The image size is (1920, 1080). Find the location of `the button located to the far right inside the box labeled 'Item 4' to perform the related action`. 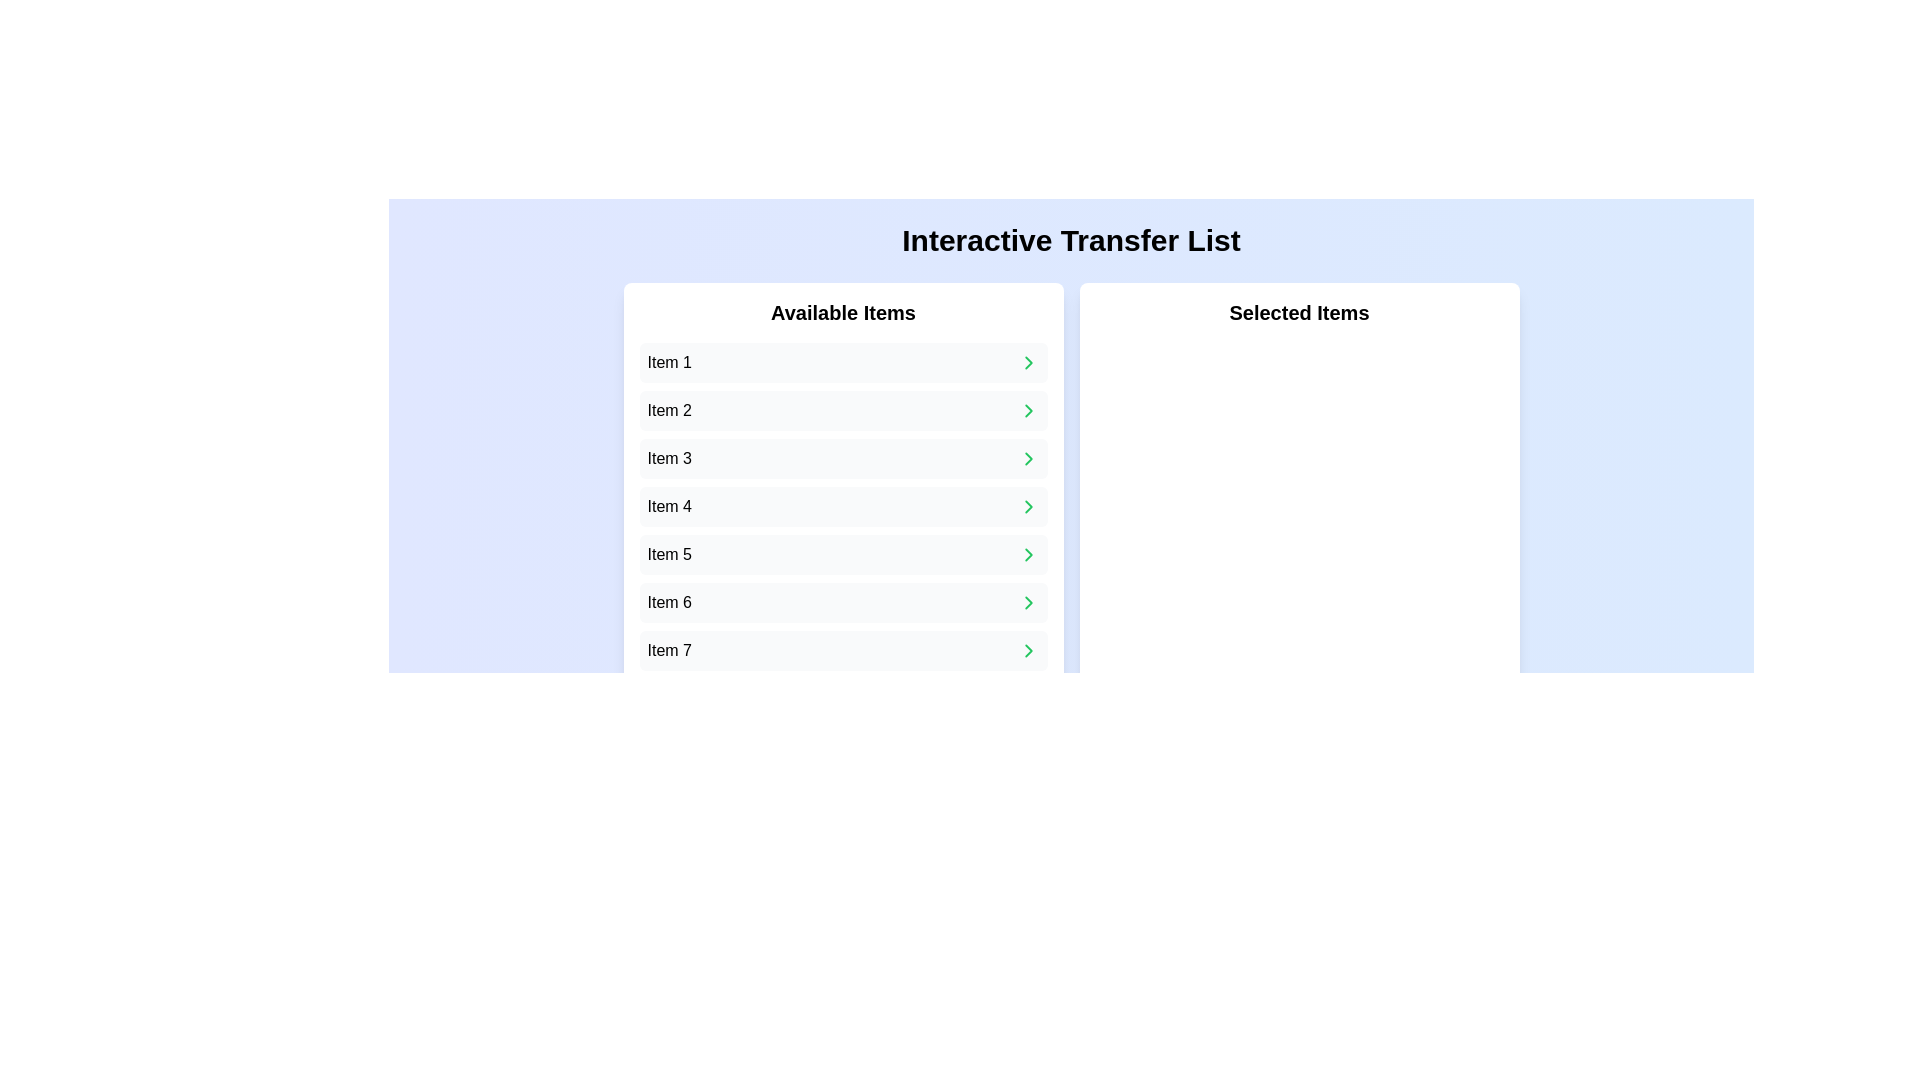

the button located to the far right inside the box labeled 'Item 4' to perform the related action is located at coordinates (1028, 505).